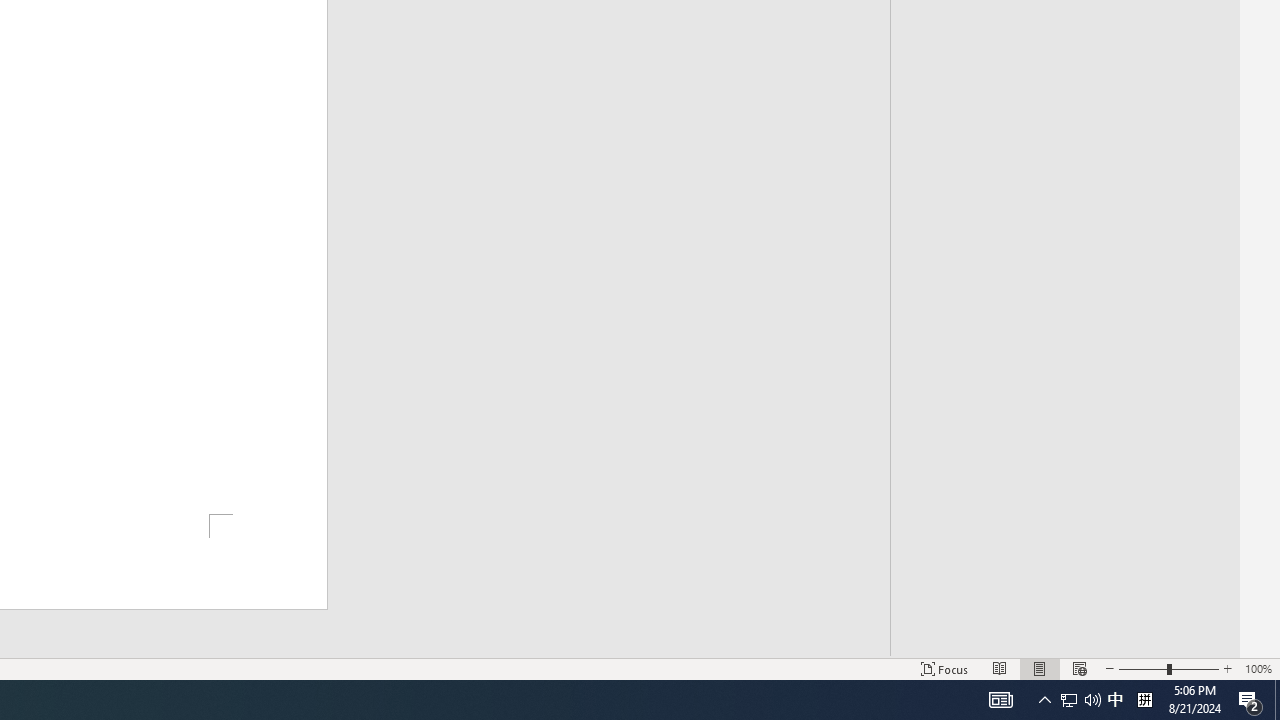 This screenshot has width=1280, height=720. I want to click on 'Print Layout', so click(1040, 669).